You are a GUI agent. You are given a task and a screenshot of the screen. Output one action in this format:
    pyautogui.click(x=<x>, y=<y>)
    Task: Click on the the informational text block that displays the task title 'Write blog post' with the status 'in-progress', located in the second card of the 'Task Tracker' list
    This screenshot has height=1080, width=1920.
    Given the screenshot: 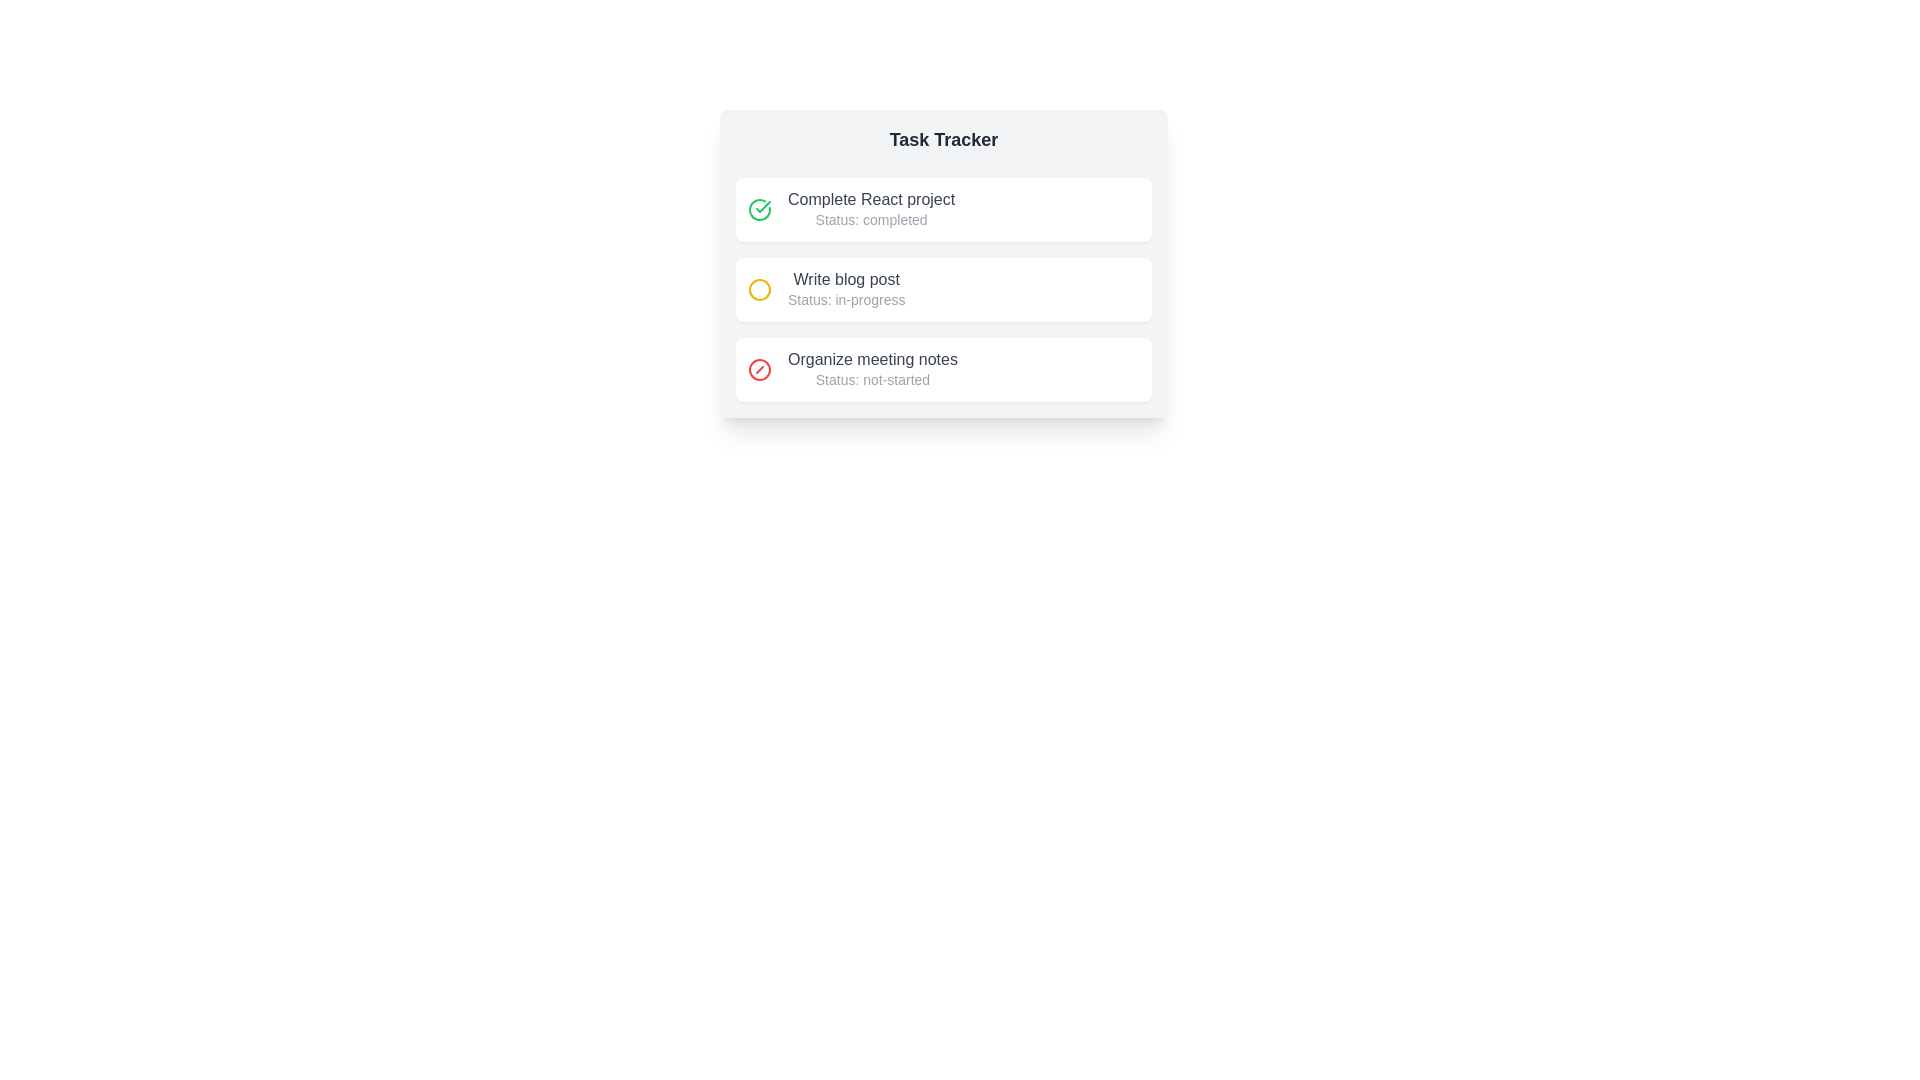 What is the action you would take?
    pyautogui.click(x=846, y=289)
    